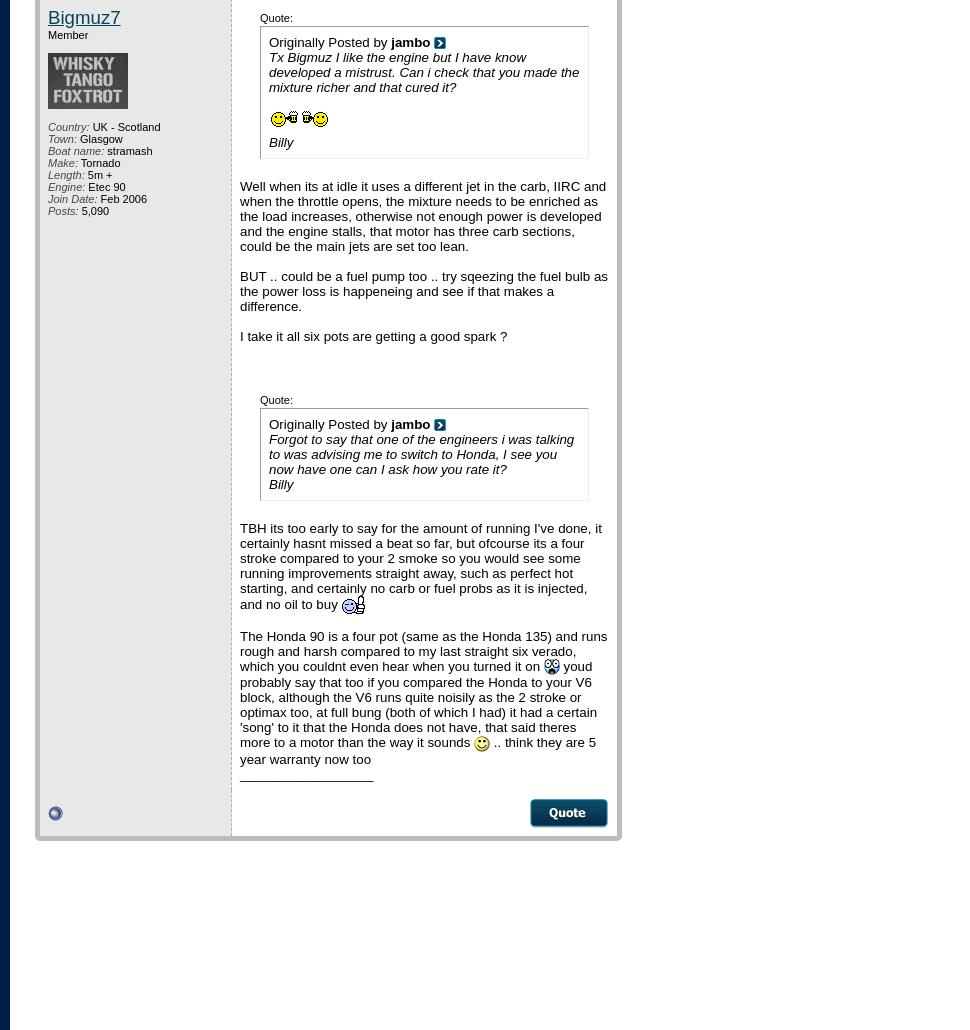  What do you see at coordinates (239, 649) in the screenshot?
I see `'The Honda 90 is a four pot (same as the Honda 135) and runs rough and harsh compared to my last straight six verado, which you couldnt even hear when you turned it on'` at bounding box center [239, 649].